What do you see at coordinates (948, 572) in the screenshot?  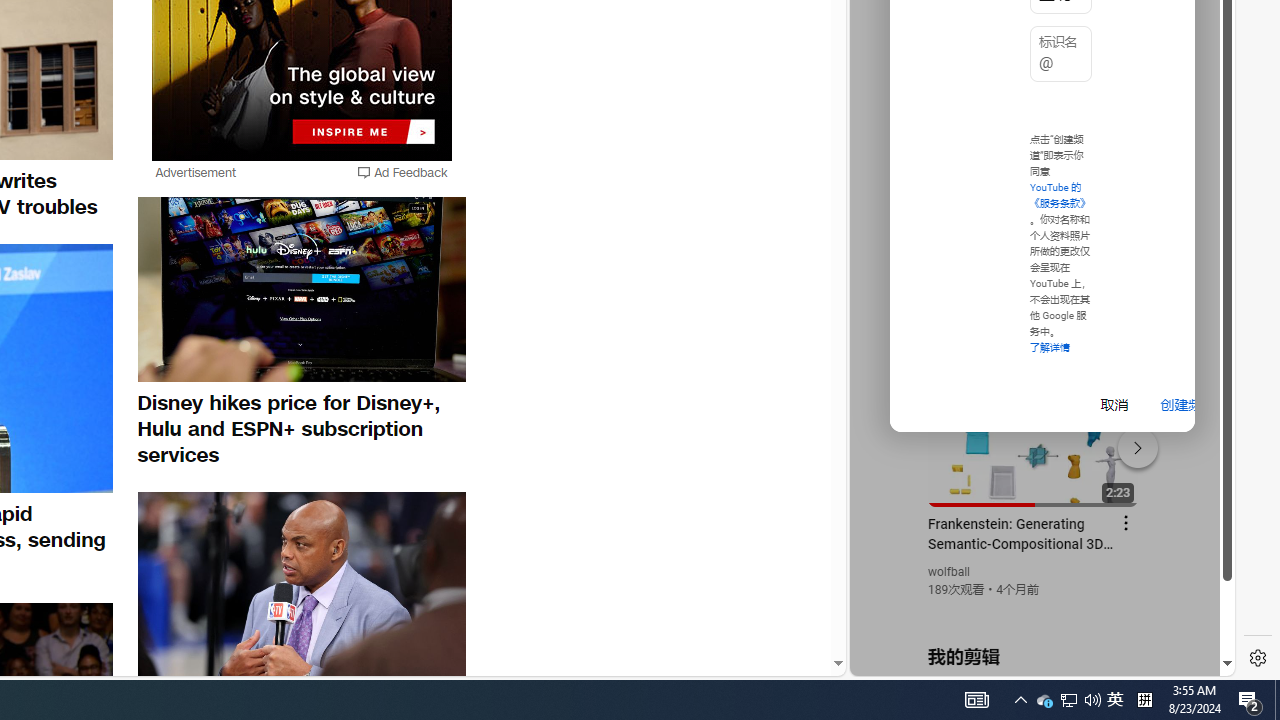 I see `'wolfball'` at bounding box center [948, 572].